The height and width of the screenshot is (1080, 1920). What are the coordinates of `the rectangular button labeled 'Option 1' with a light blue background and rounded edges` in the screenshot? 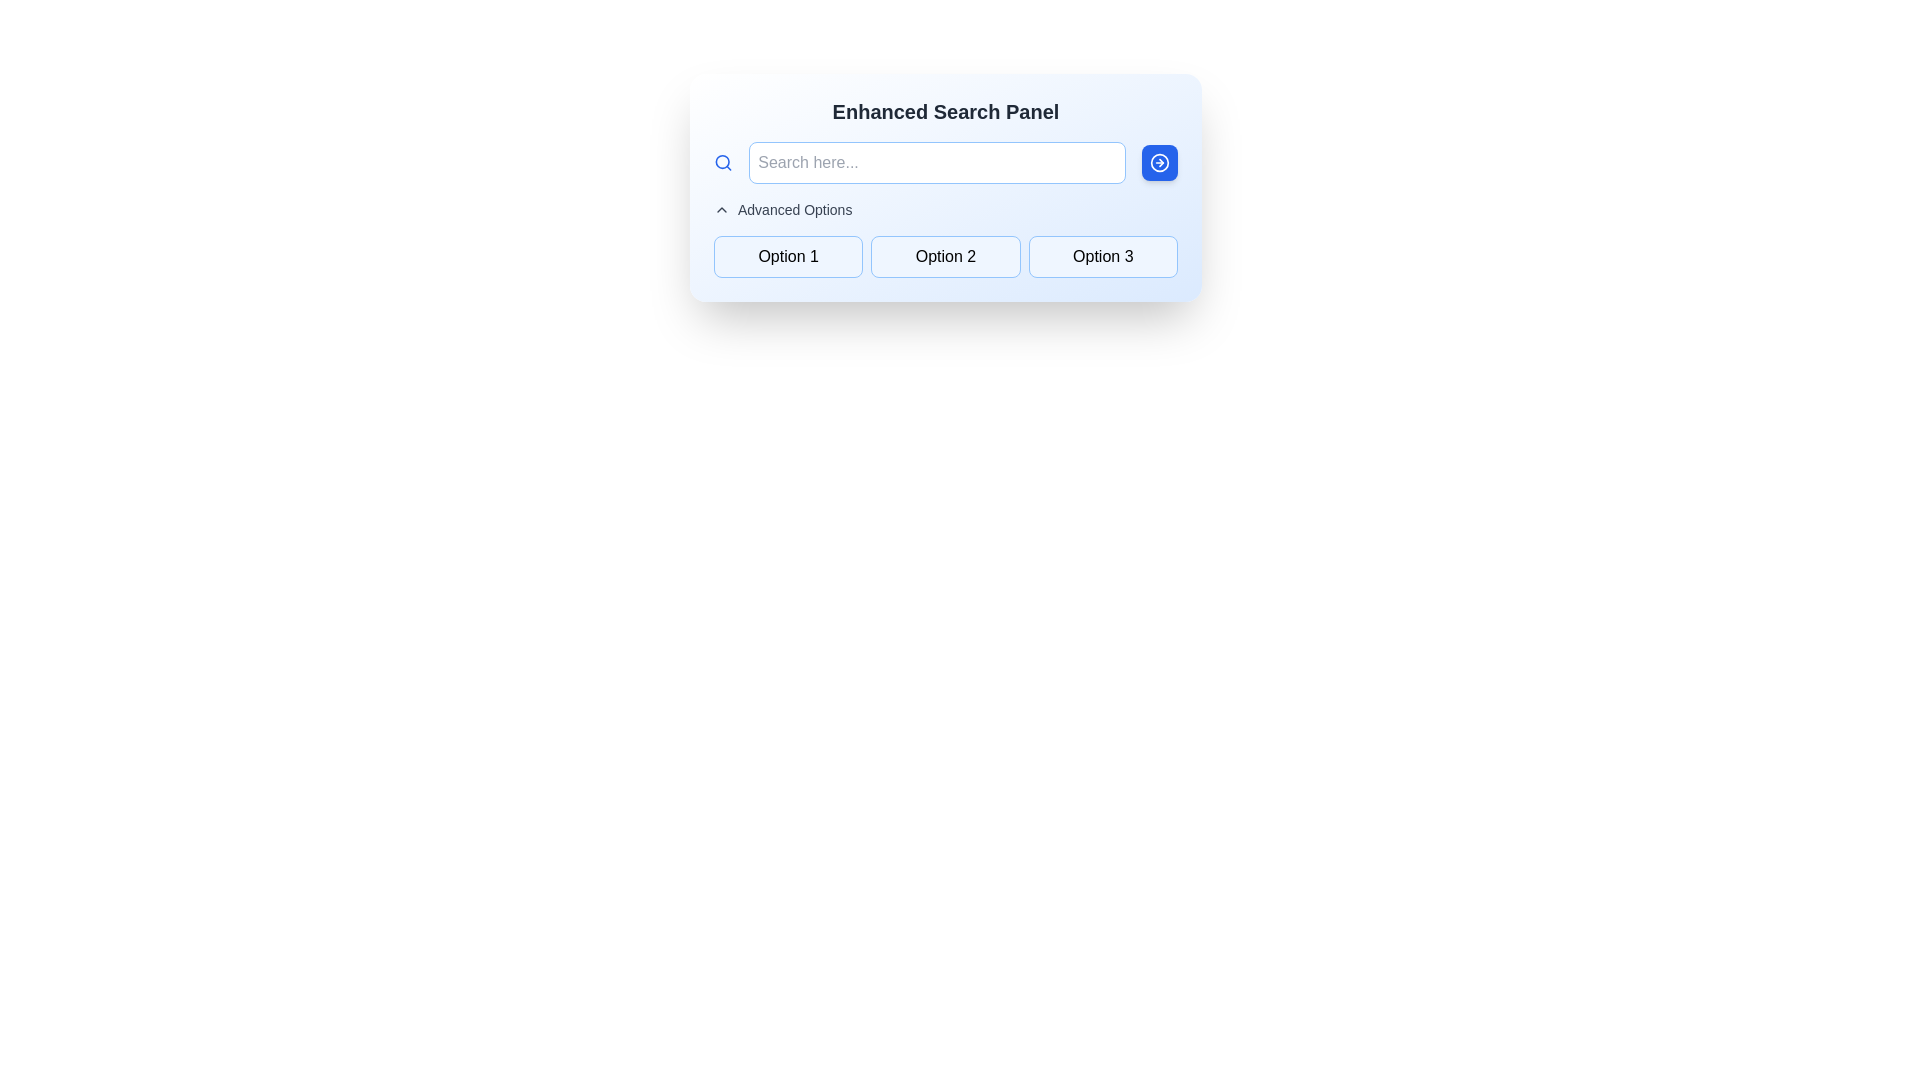 It's located at (787, 256).